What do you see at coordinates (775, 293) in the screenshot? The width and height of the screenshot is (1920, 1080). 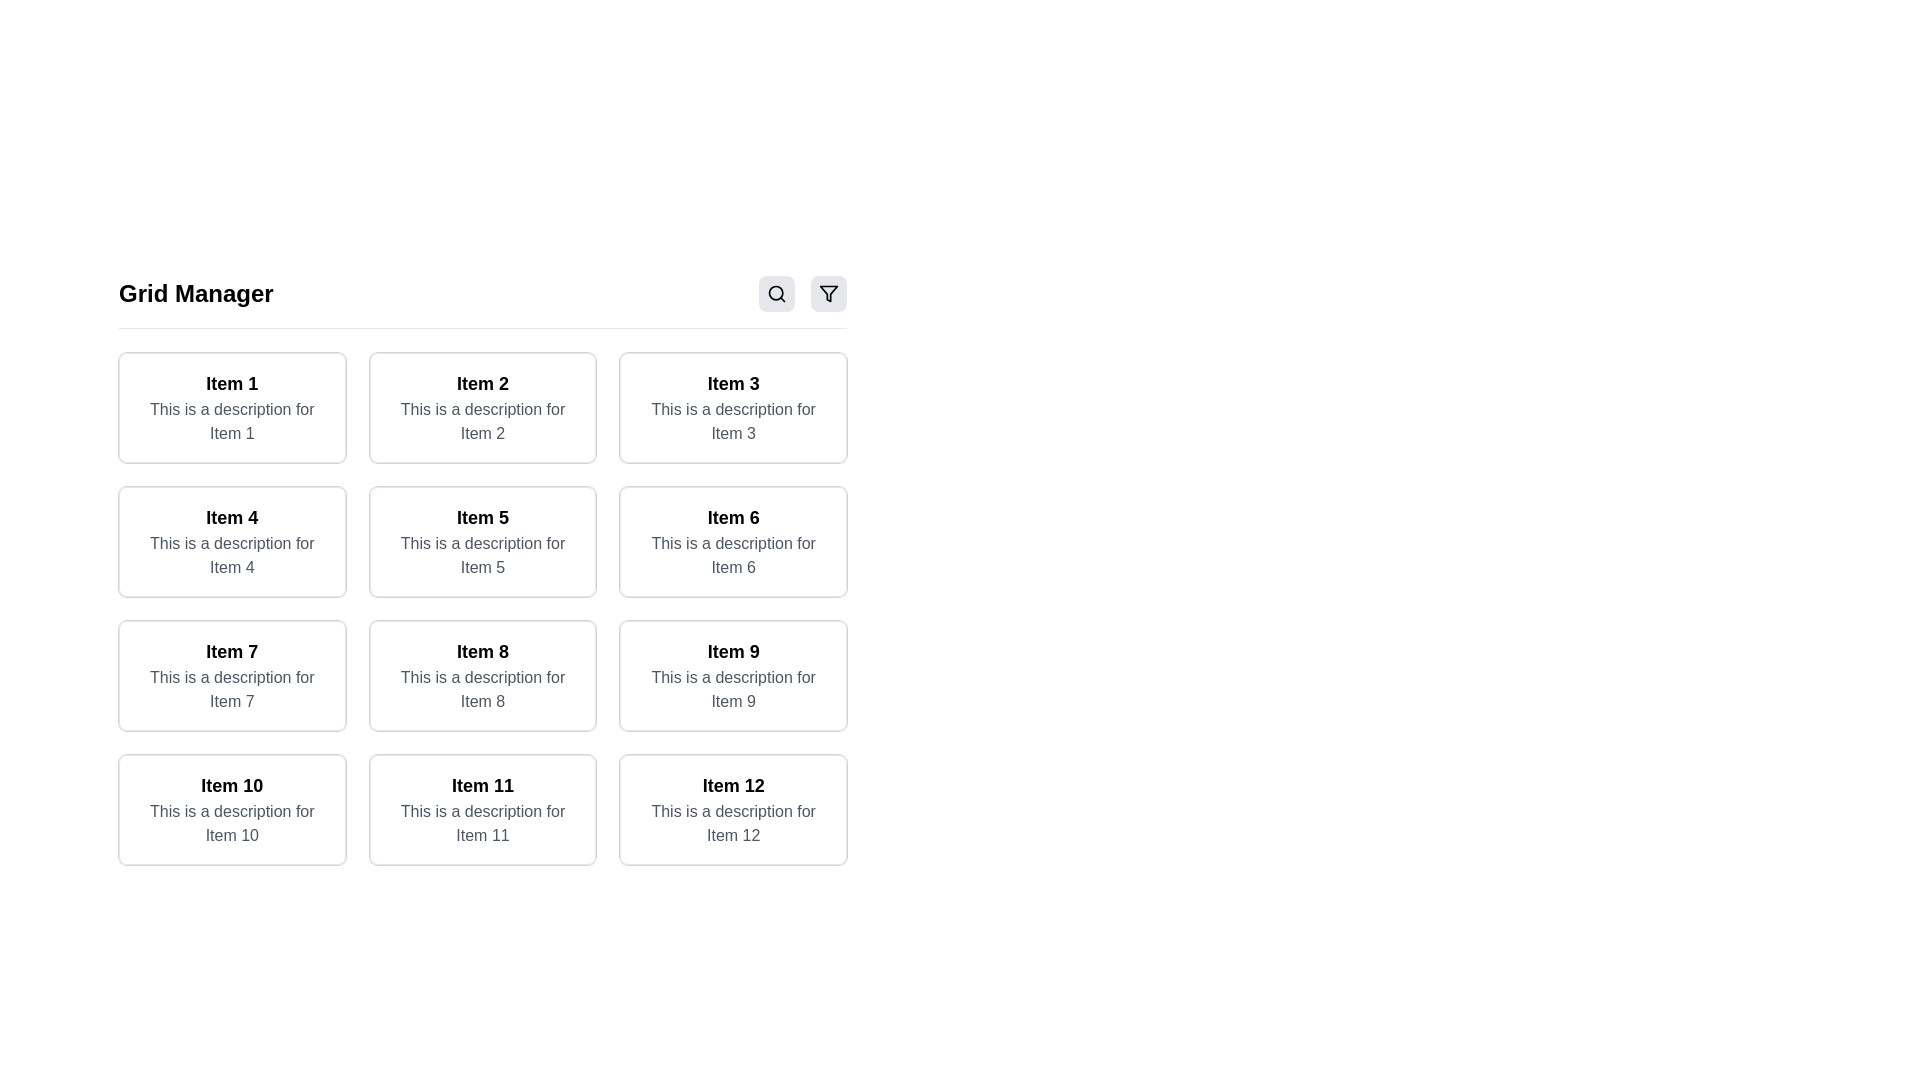 I see `the magnifying glass icon containing the circular SVG element by clicking on it to trigger actions` at bounding box center [775, 293].